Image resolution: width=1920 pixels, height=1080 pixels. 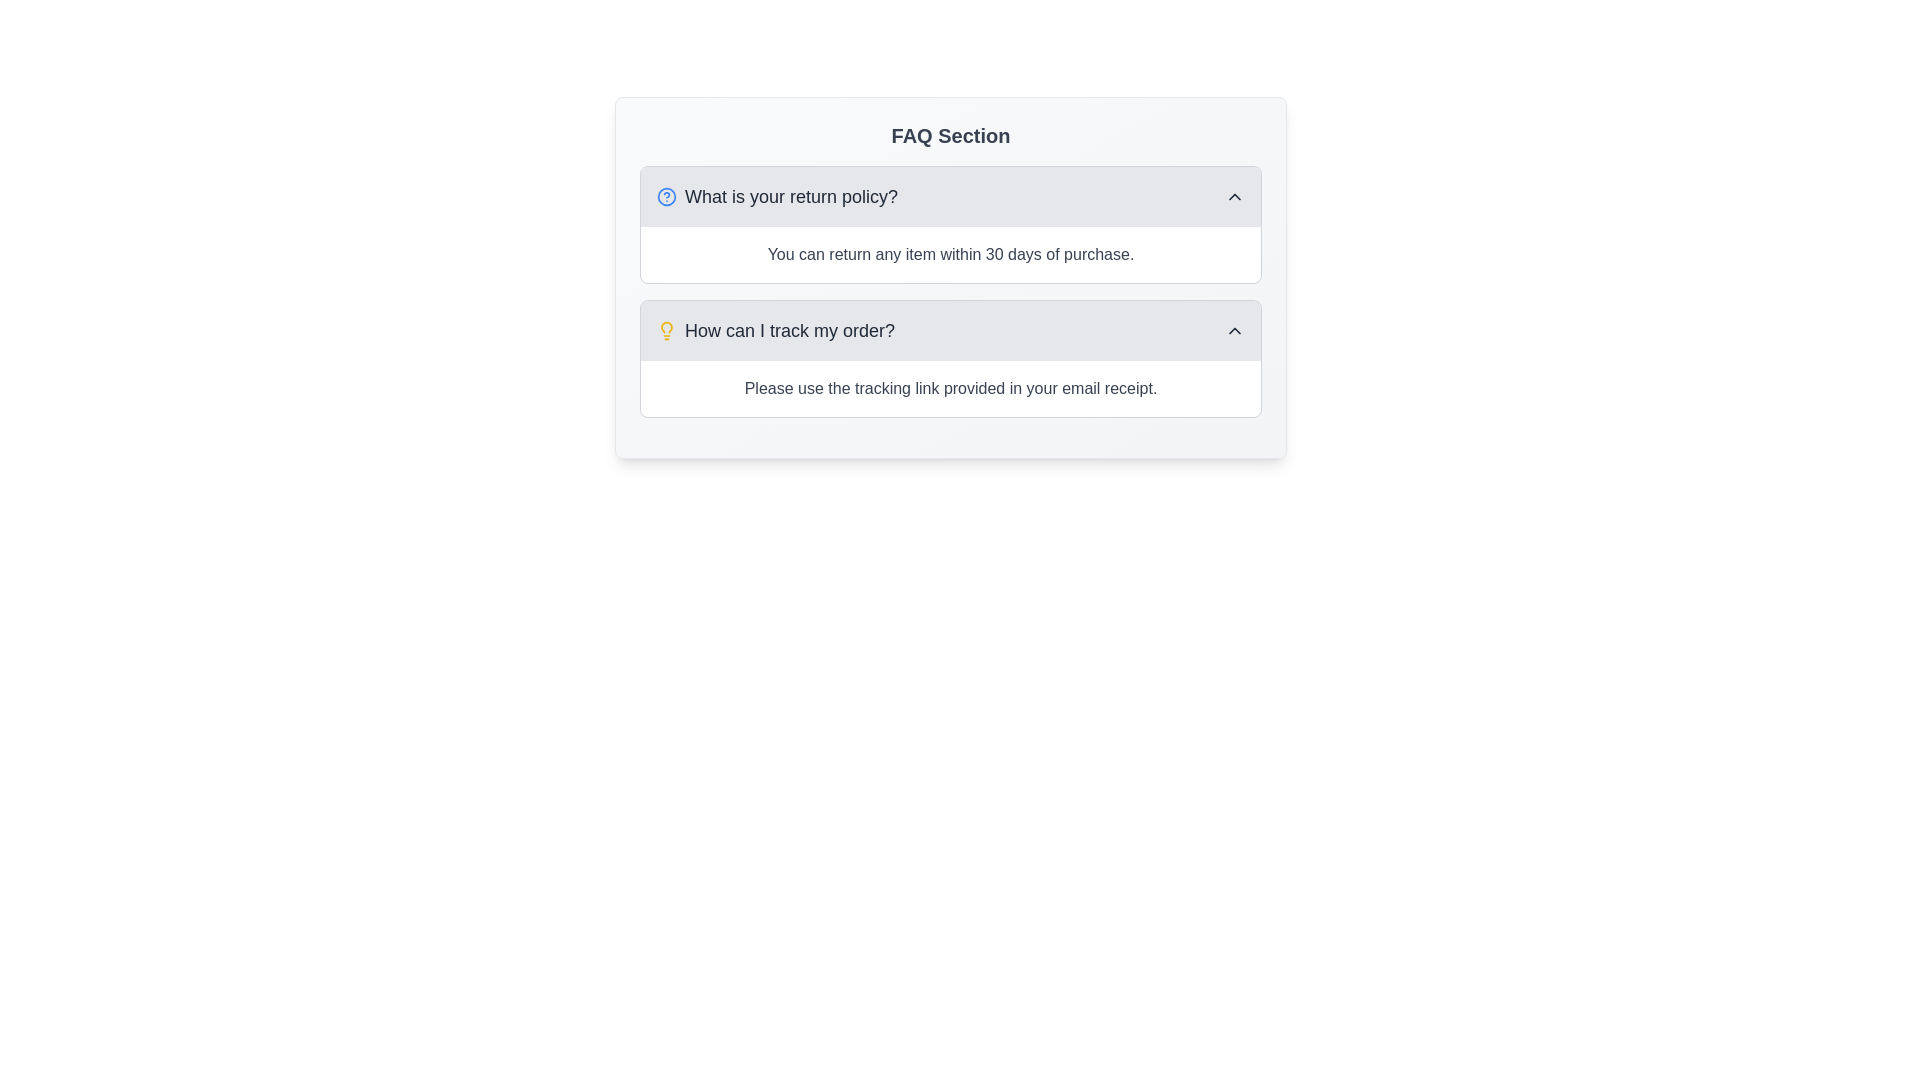 I want to click on the first question in the Collapsible FAQ section, so click(x=949, y=224).